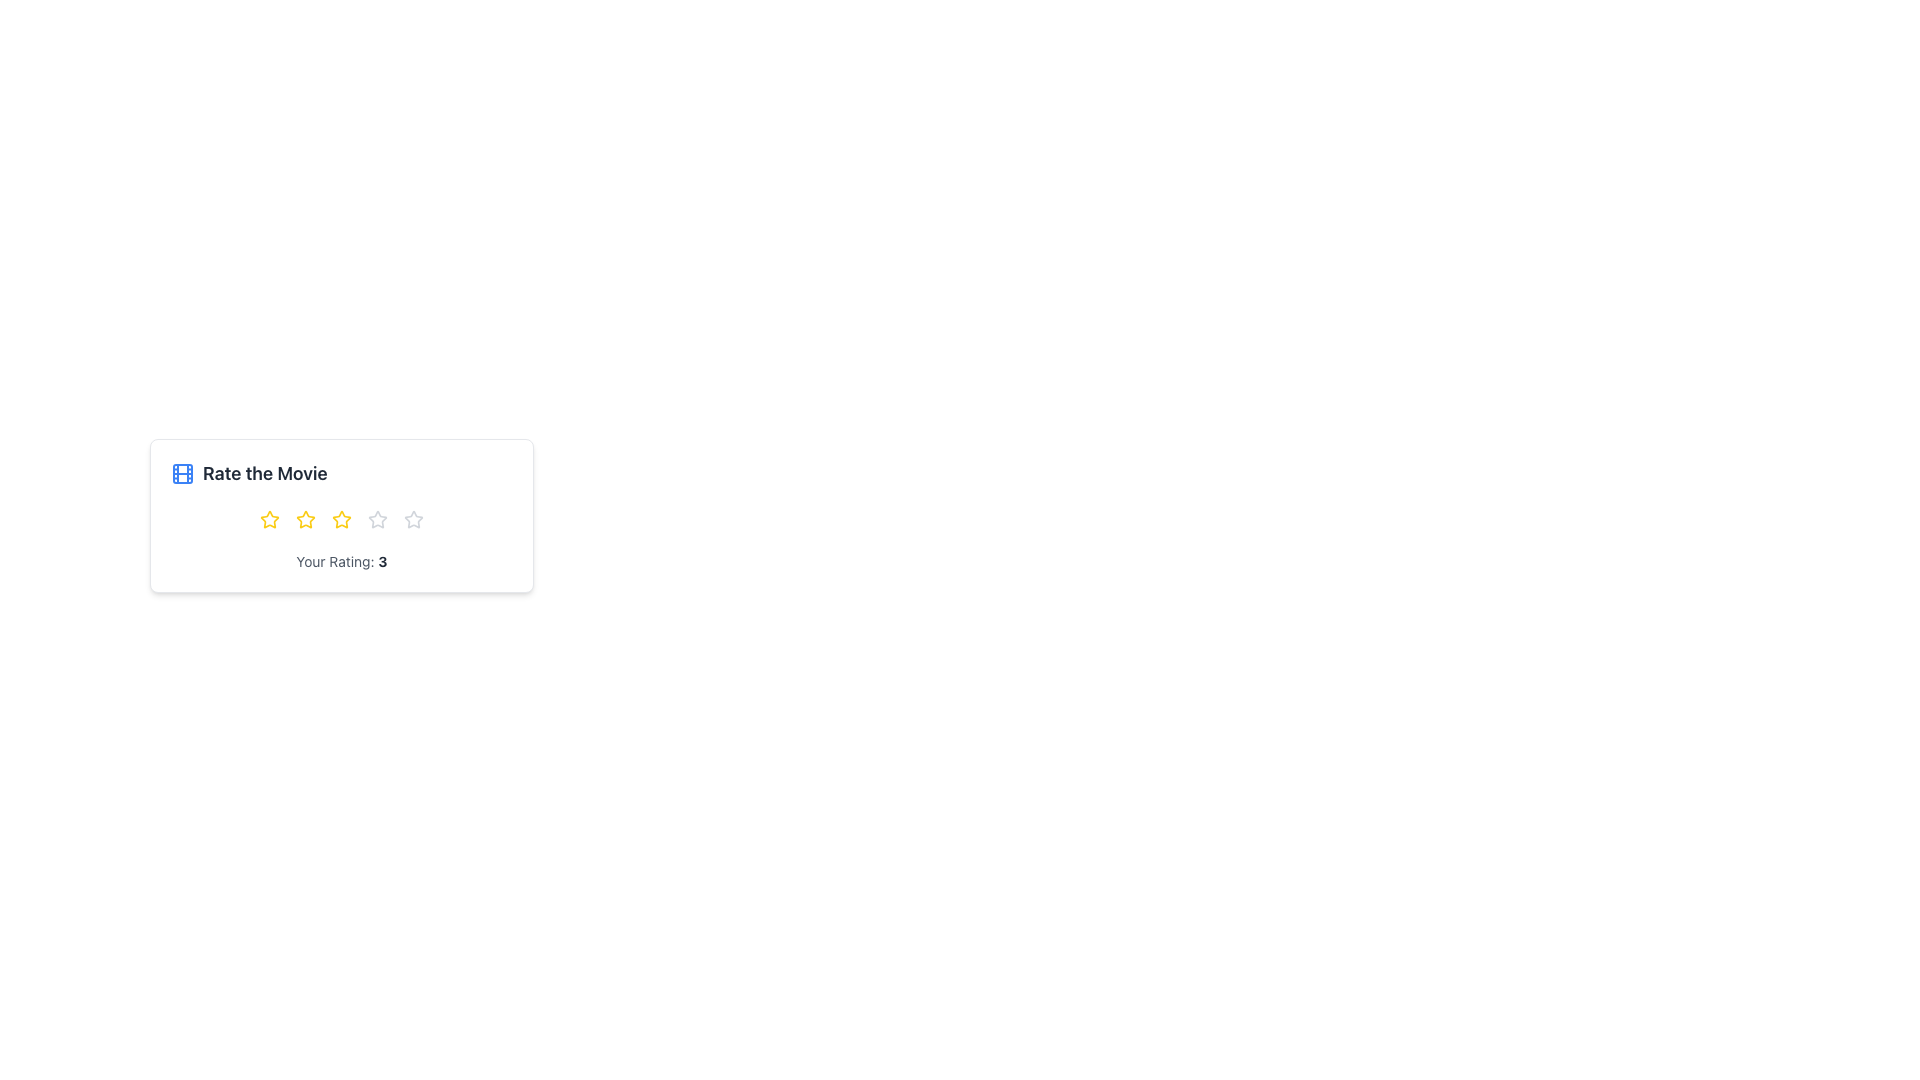 This screenshot has width=1920, height=1080. I want to click on the third selectable rating star icon in the 'Rate the Movie' section, so click(305, 518).